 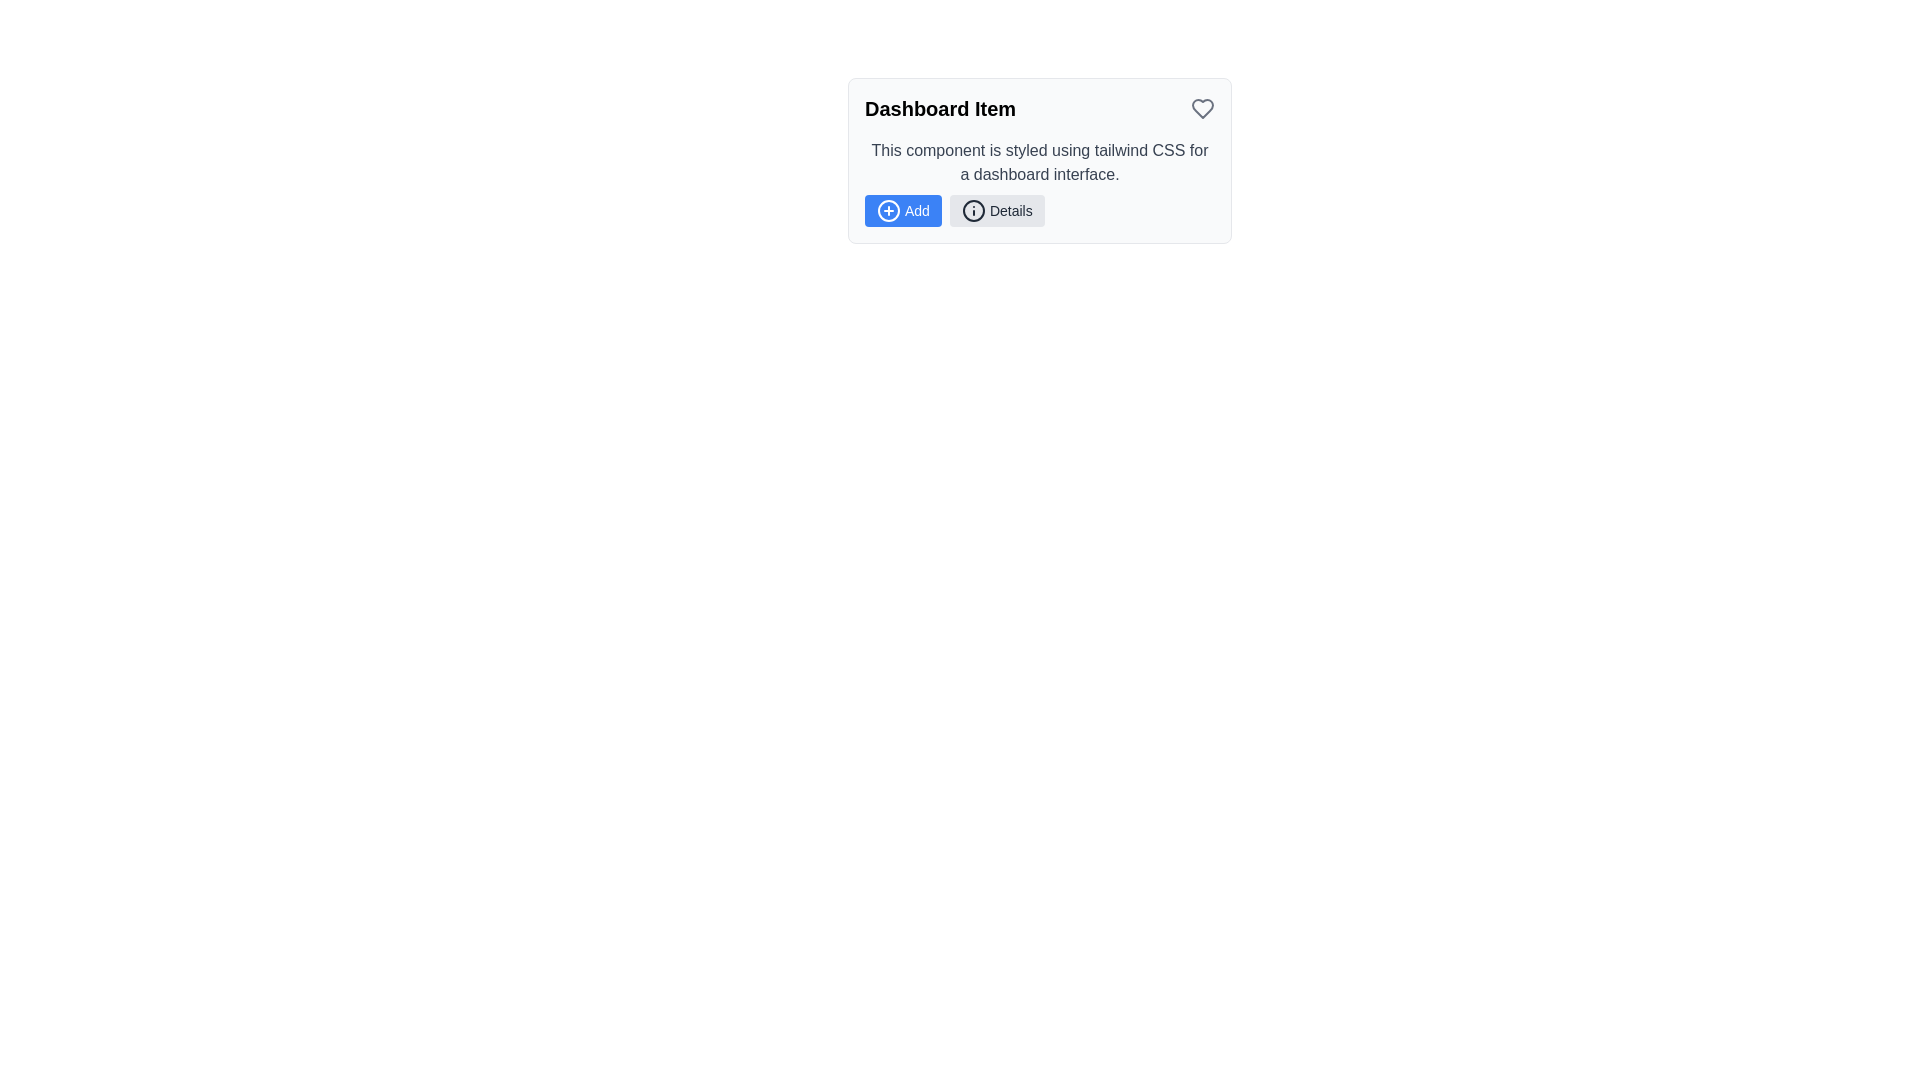 What do you see at coordinates (997, 211) in the screenshot?
I see `the gray rounded rectangle button labeled 'Details' with an information icon` at bounding box center [997, 211].